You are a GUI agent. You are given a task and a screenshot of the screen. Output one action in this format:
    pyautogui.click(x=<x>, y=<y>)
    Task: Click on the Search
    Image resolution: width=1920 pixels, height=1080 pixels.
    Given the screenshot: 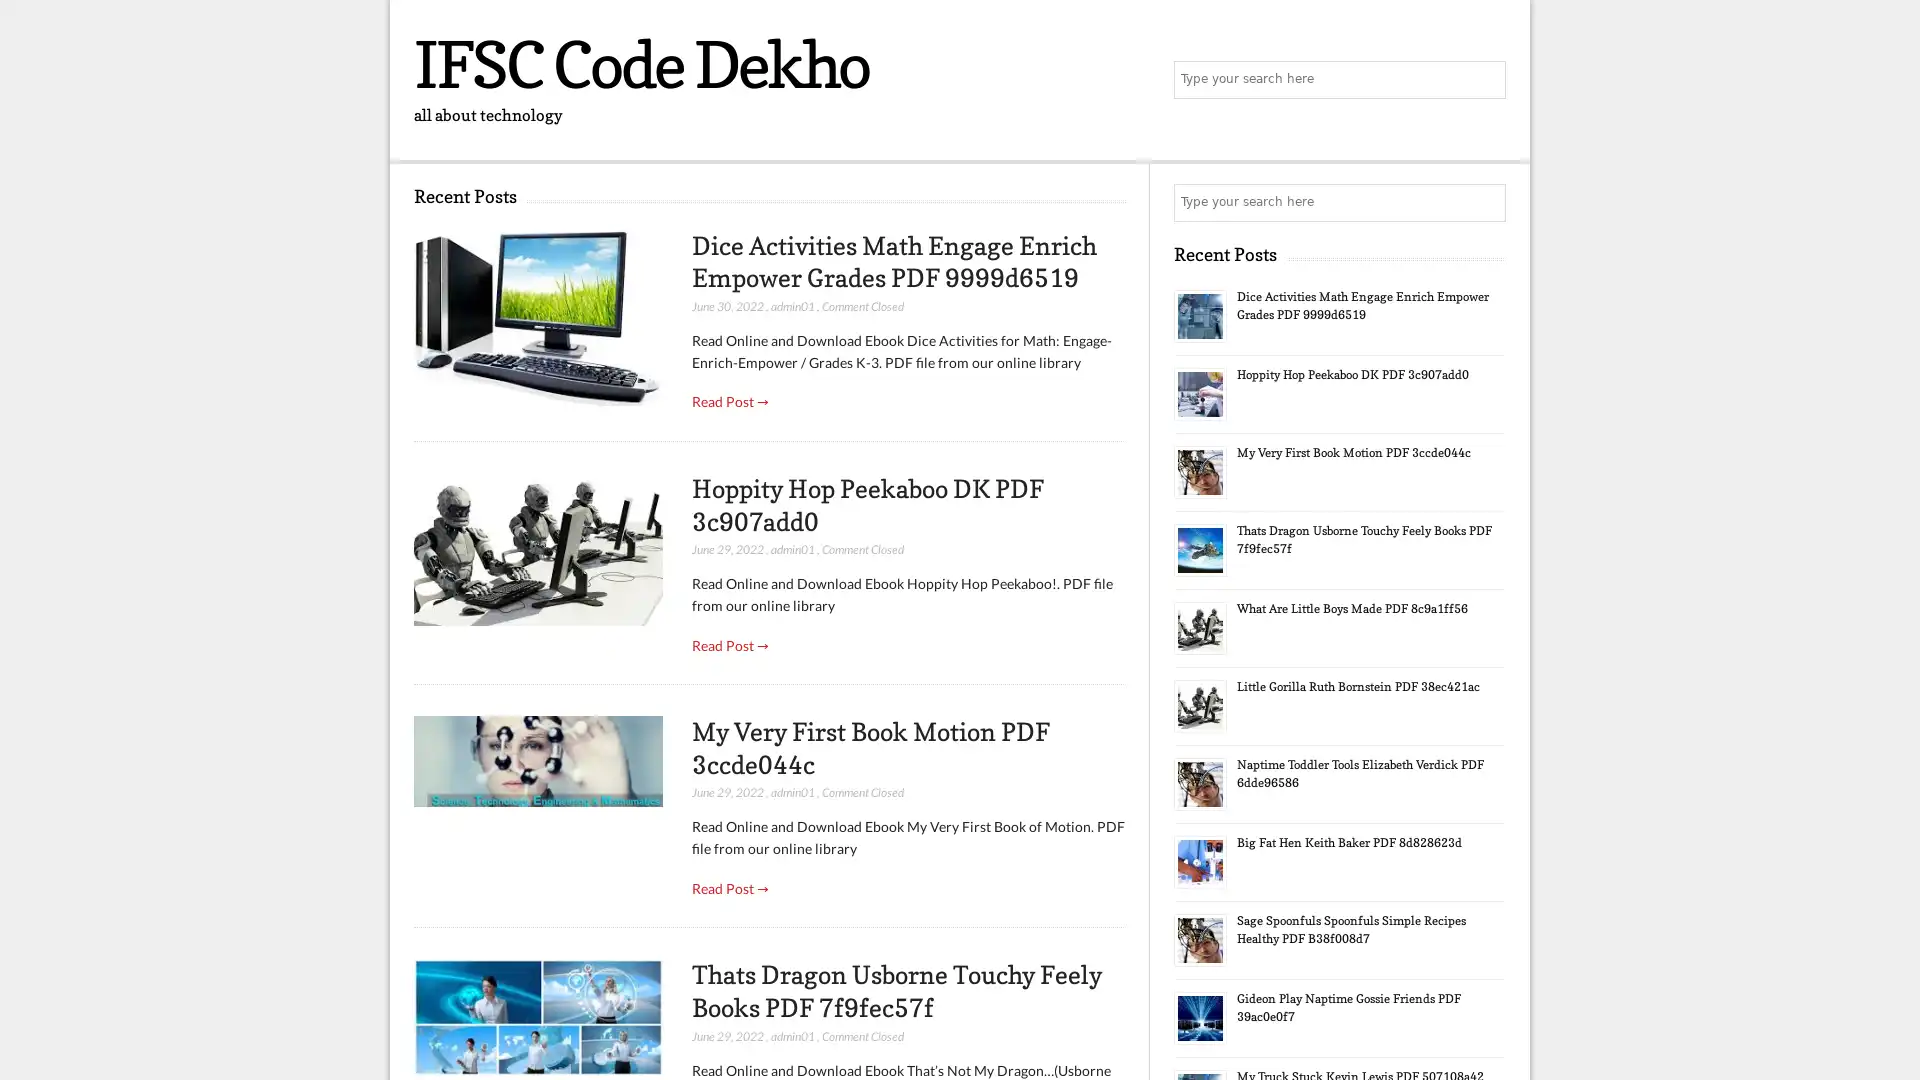 What is the action you would take?
    pyautogui.click(x=1485, y=80)
    